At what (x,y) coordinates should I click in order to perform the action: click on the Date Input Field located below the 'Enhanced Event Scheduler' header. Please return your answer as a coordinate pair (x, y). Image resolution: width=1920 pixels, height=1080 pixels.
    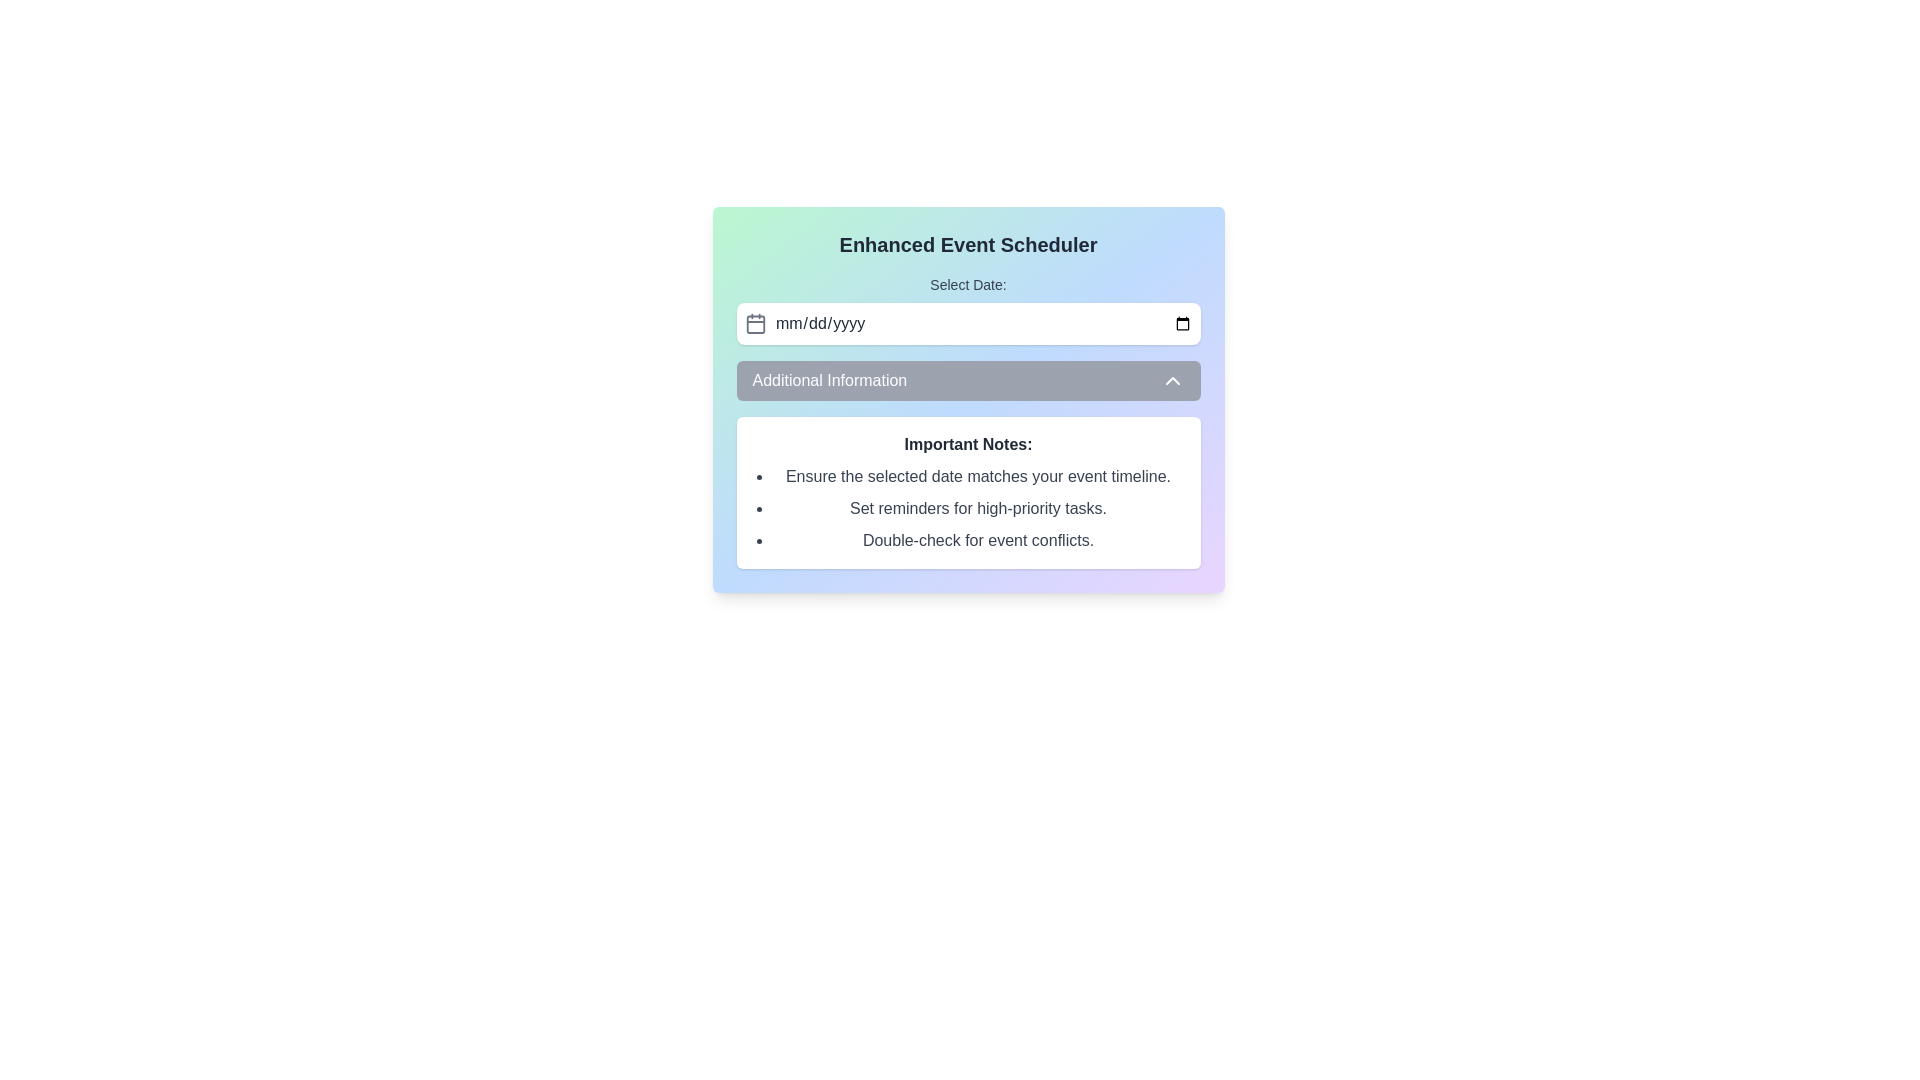
    Looking at the image, I should click on (968, 309).